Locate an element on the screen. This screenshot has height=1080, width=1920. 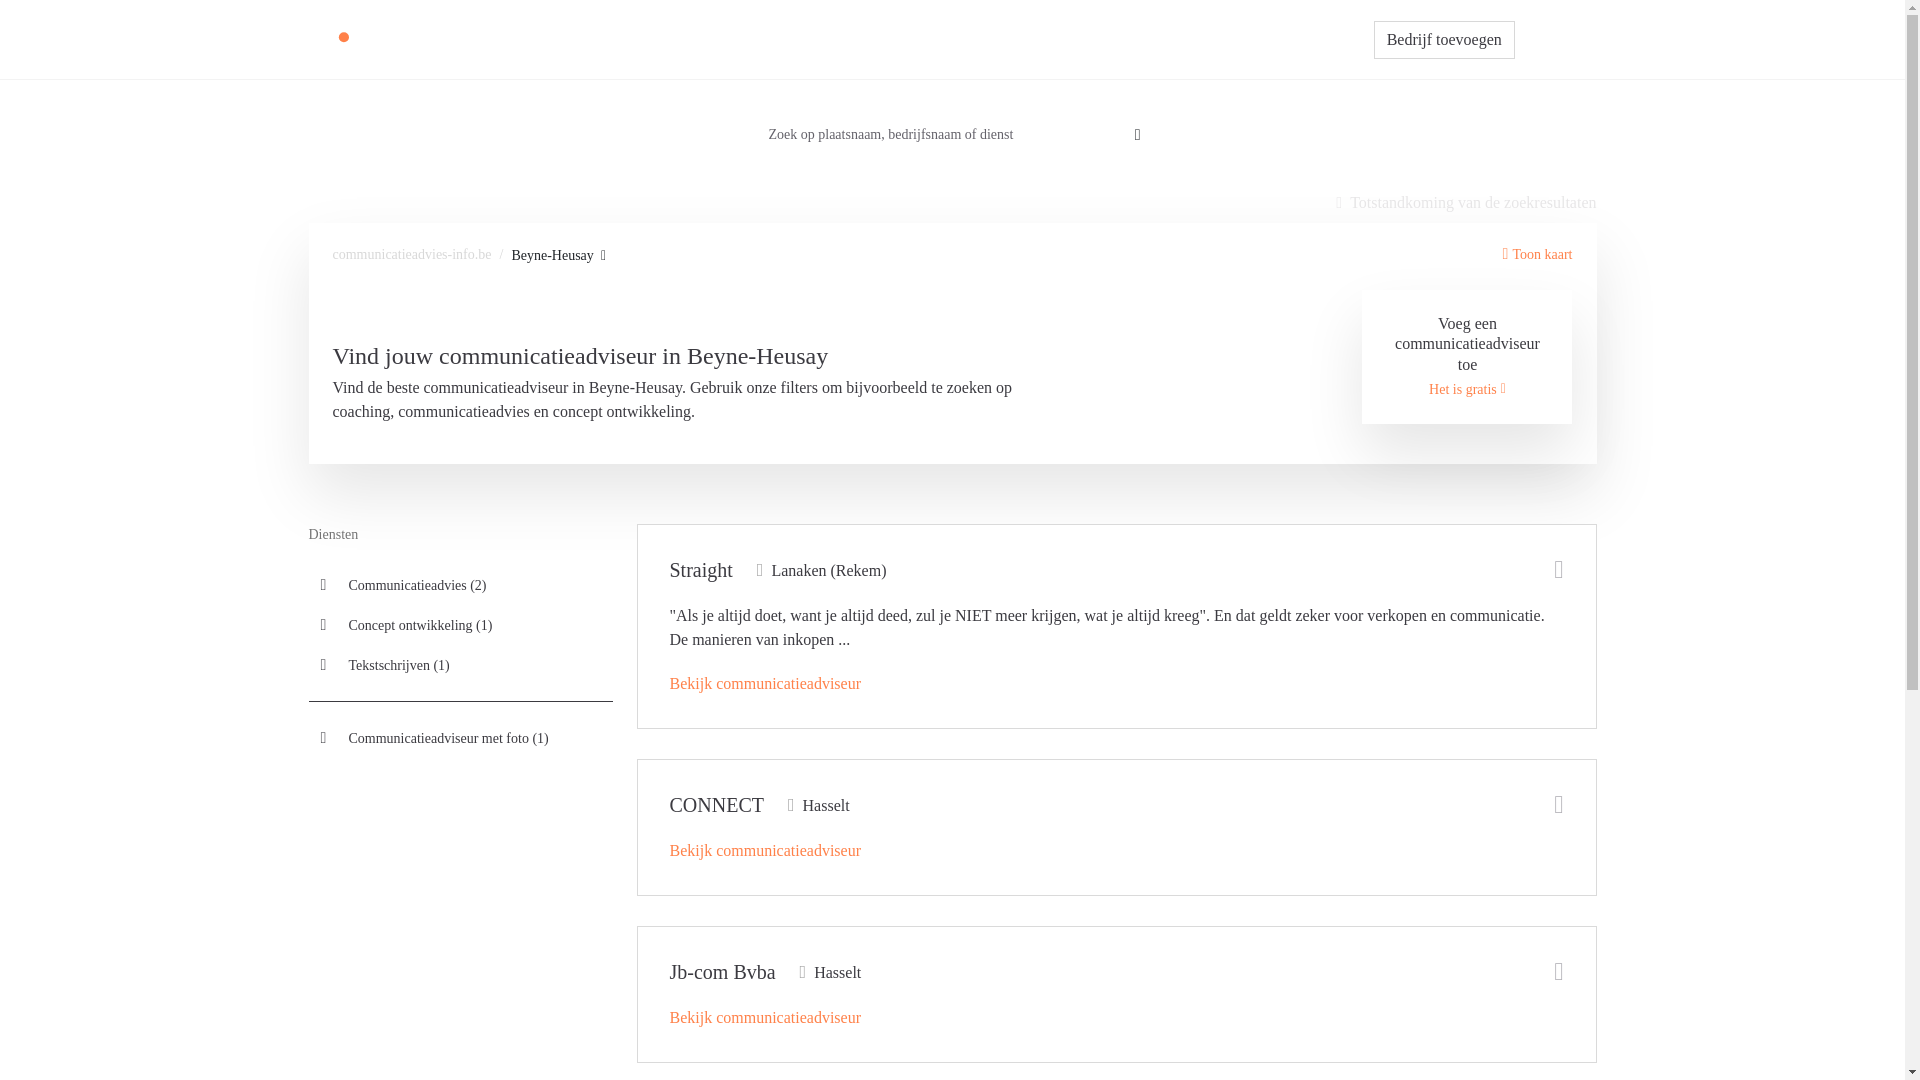
'Communicatieadviseur met foto (1)' is located at coordinates (459, 737).